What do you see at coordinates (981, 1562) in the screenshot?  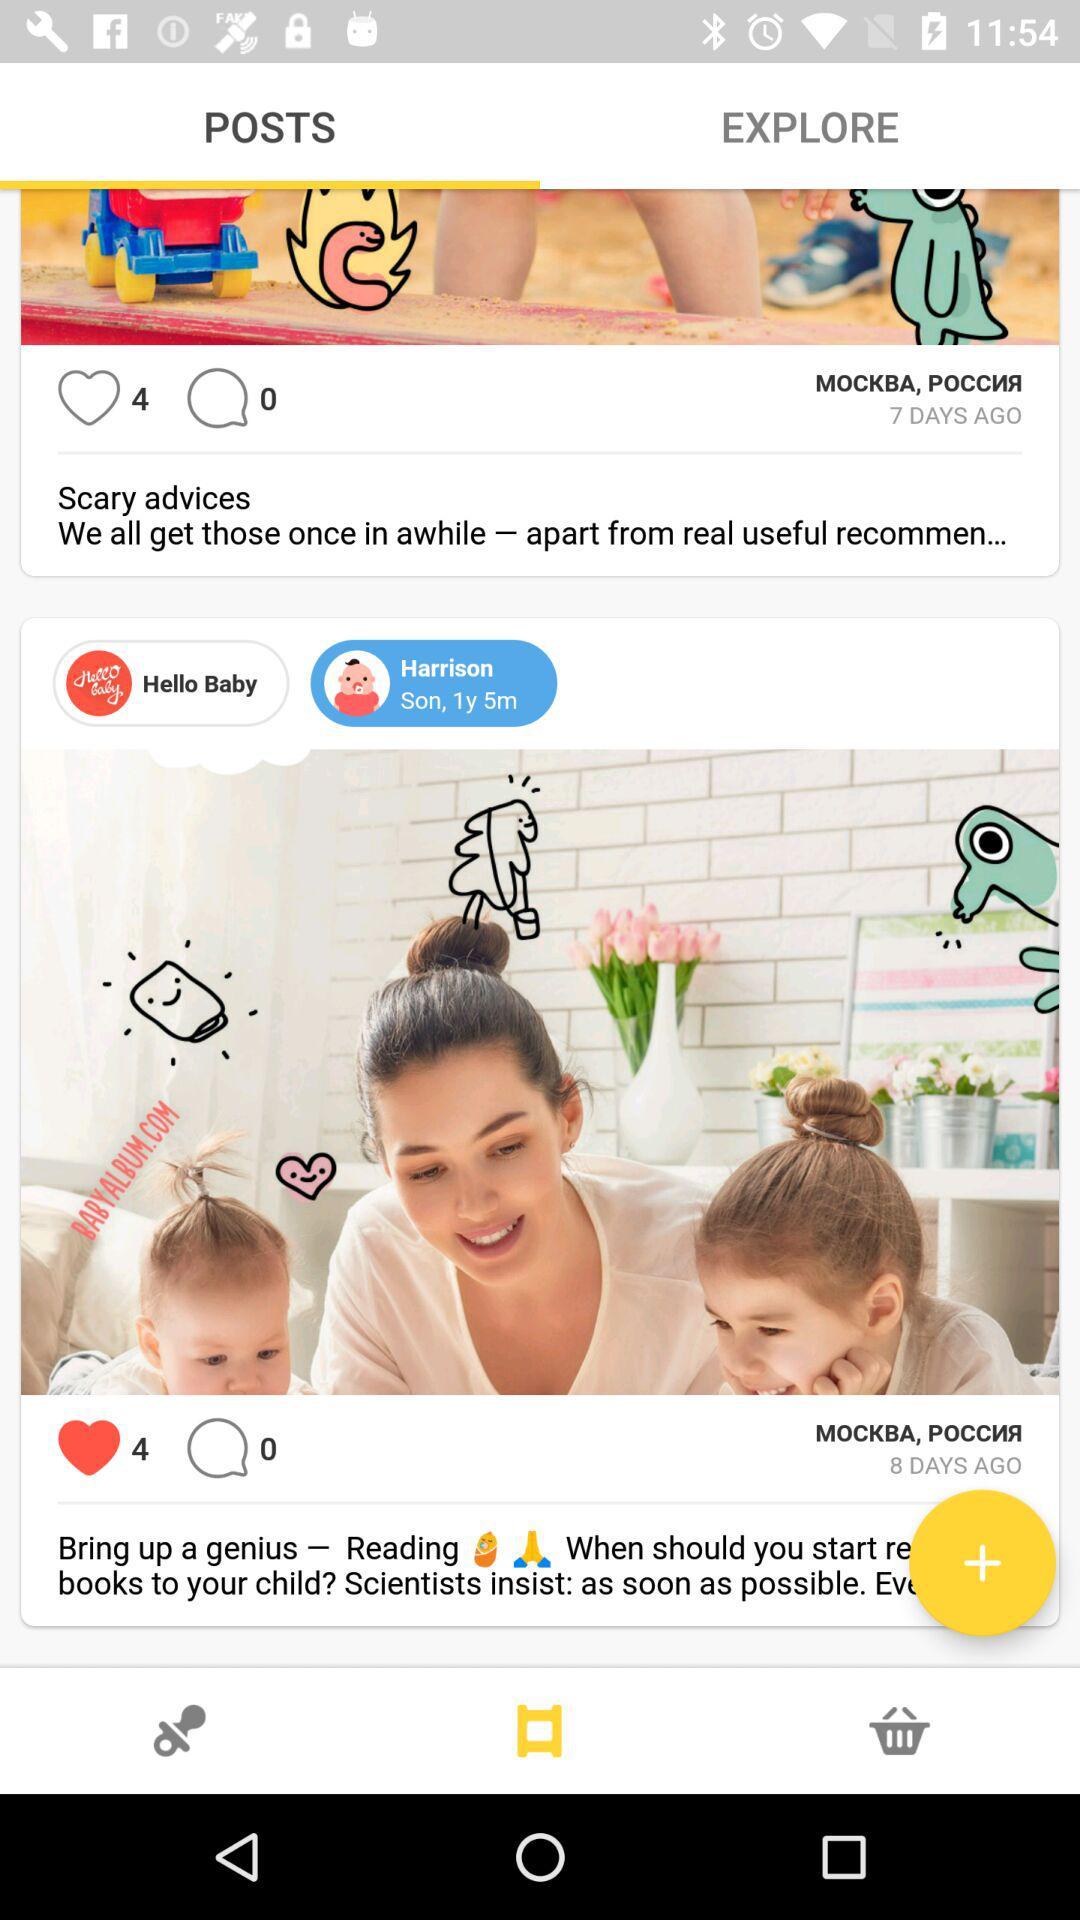 I see `post` at bounding box center [981, 1562].